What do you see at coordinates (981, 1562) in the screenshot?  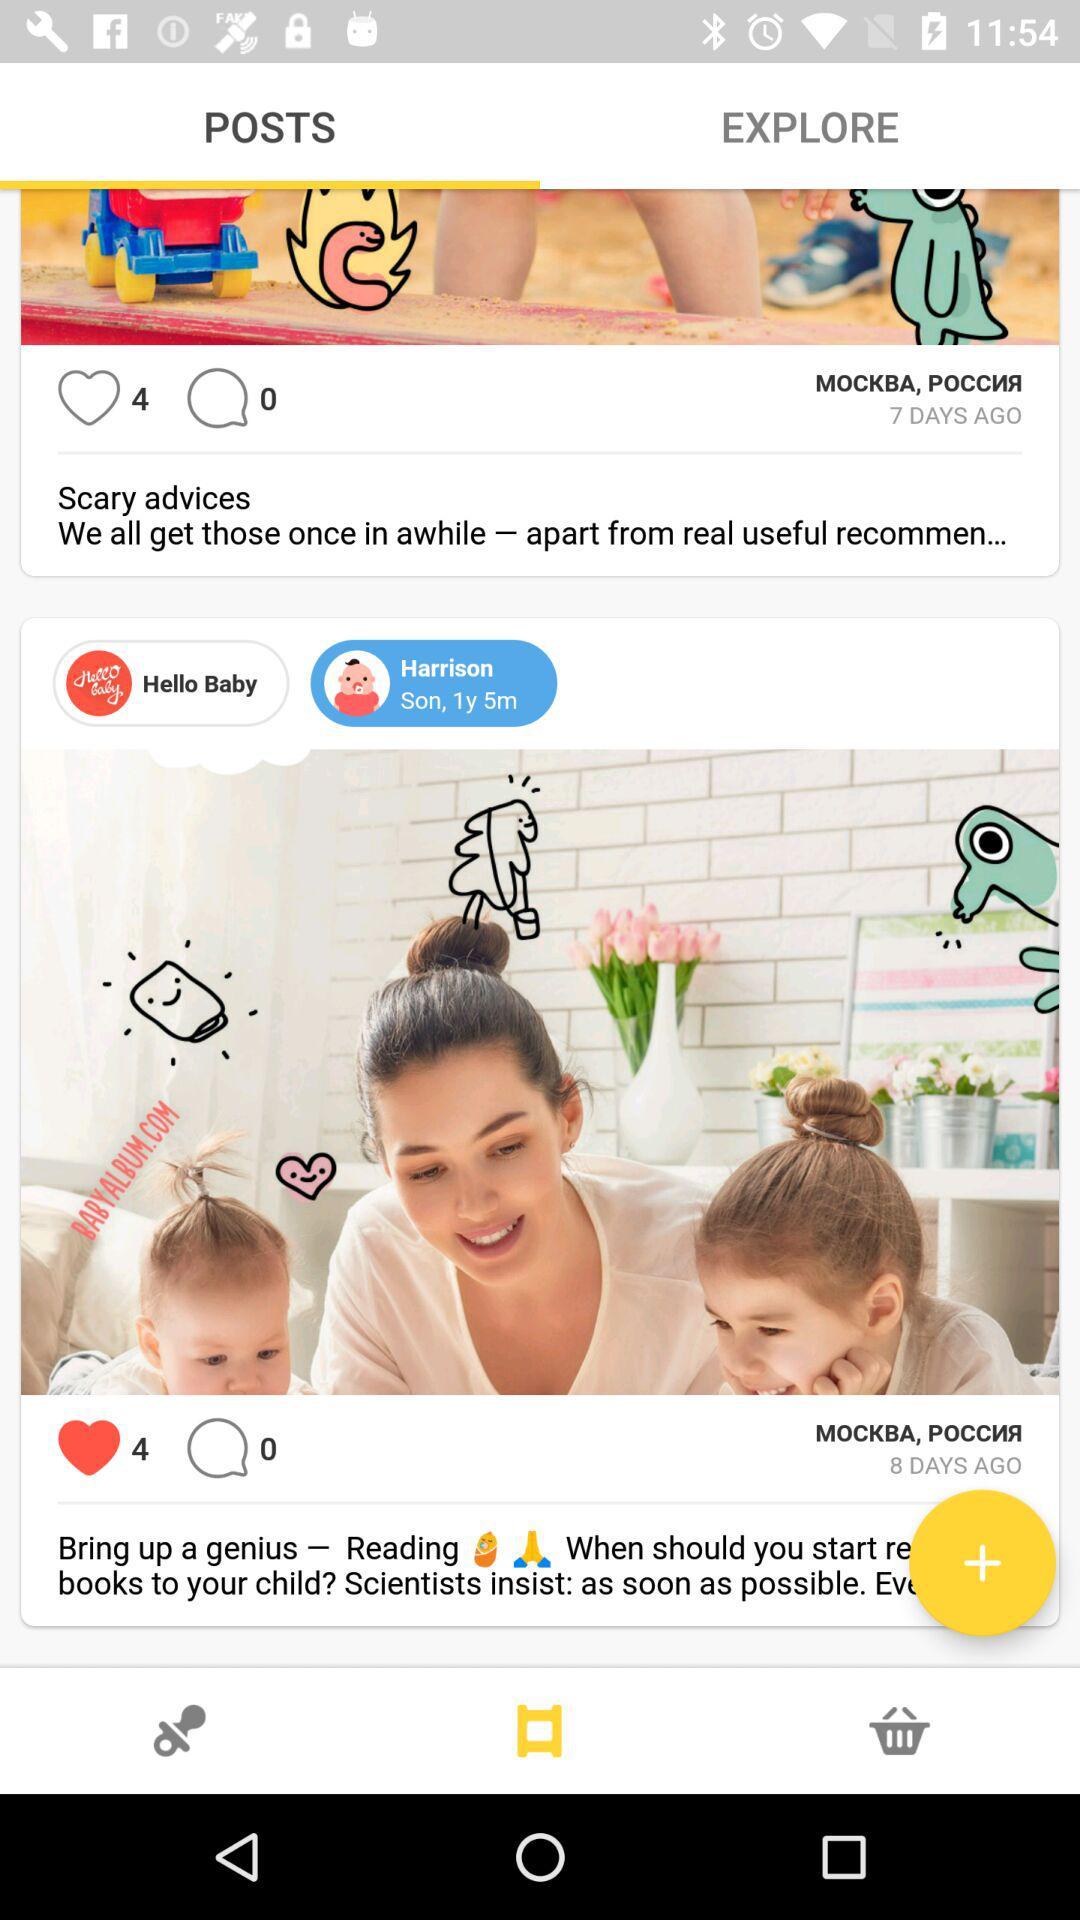 I see `post` at bounding box center [981, 1562].